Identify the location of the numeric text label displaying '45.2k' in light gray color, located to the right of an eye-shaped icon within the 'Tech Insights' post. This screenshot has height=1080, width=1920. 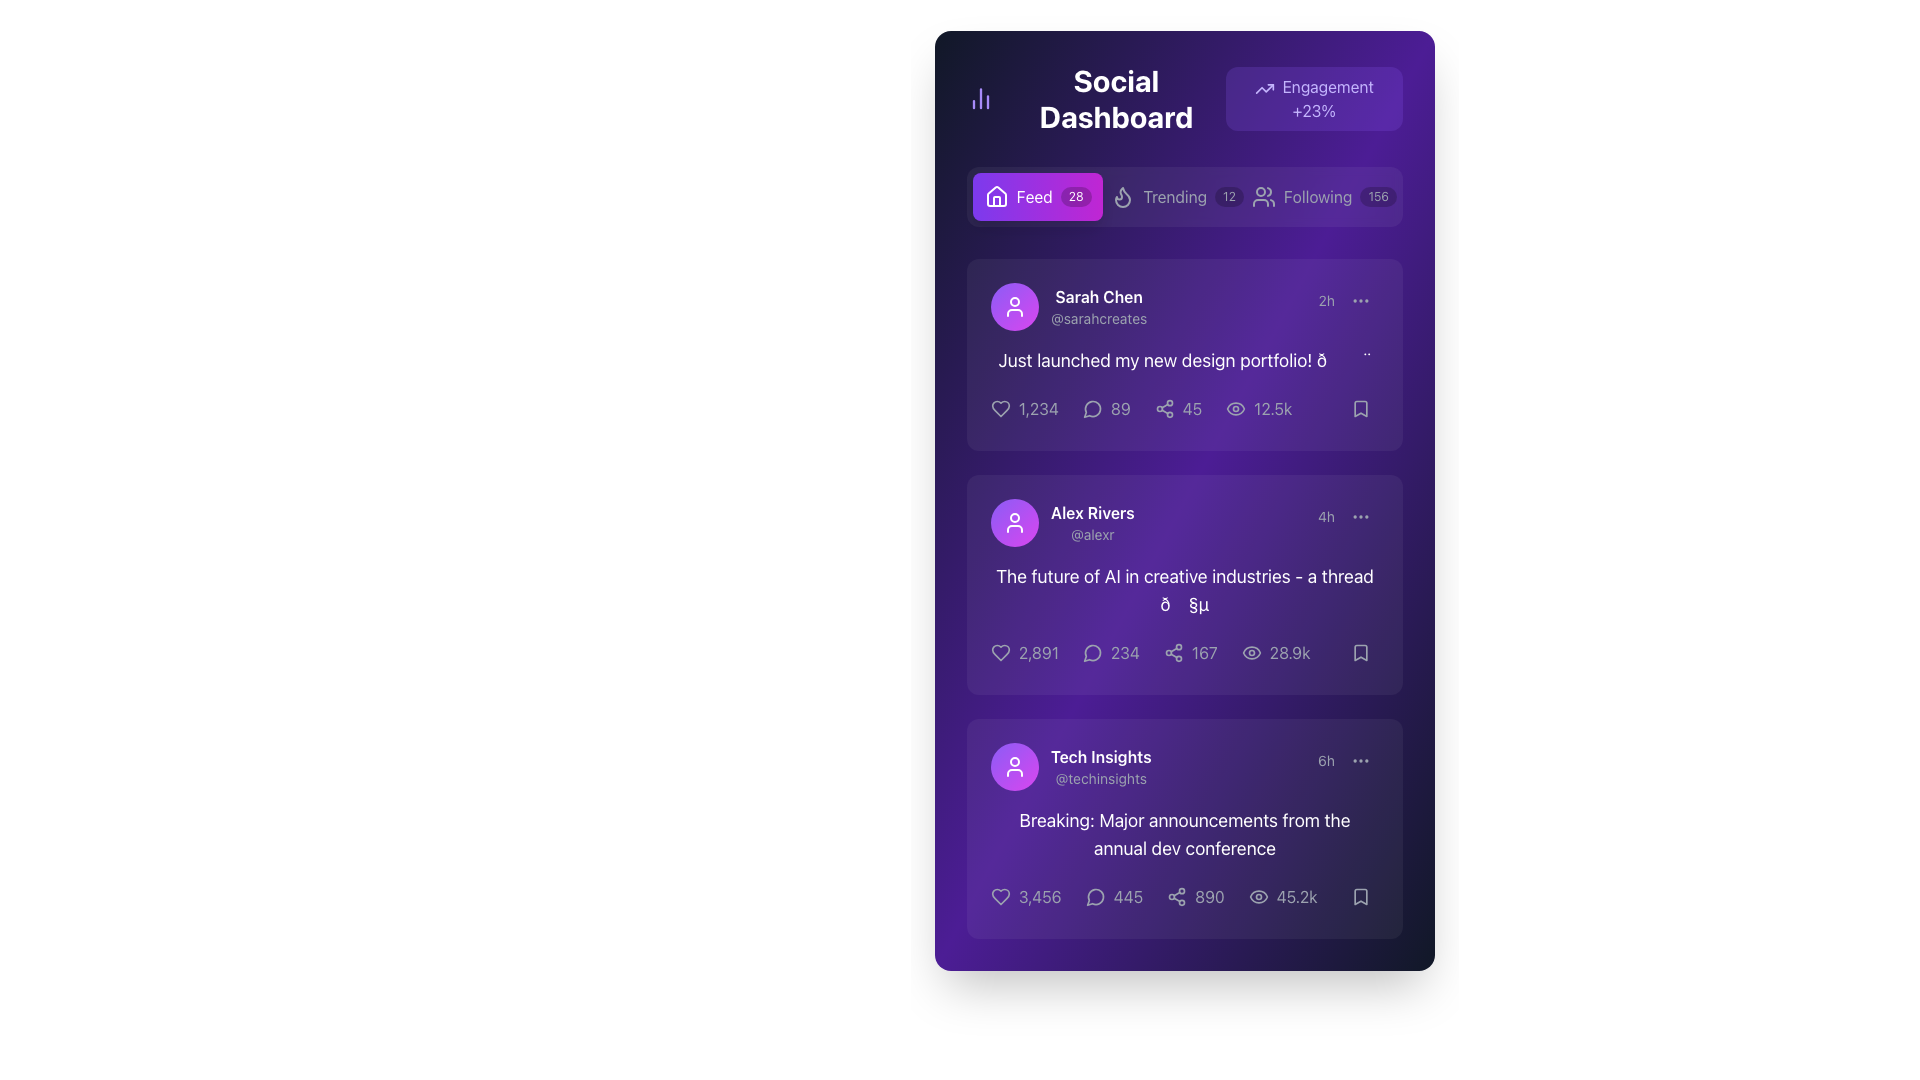
(1297, 896).